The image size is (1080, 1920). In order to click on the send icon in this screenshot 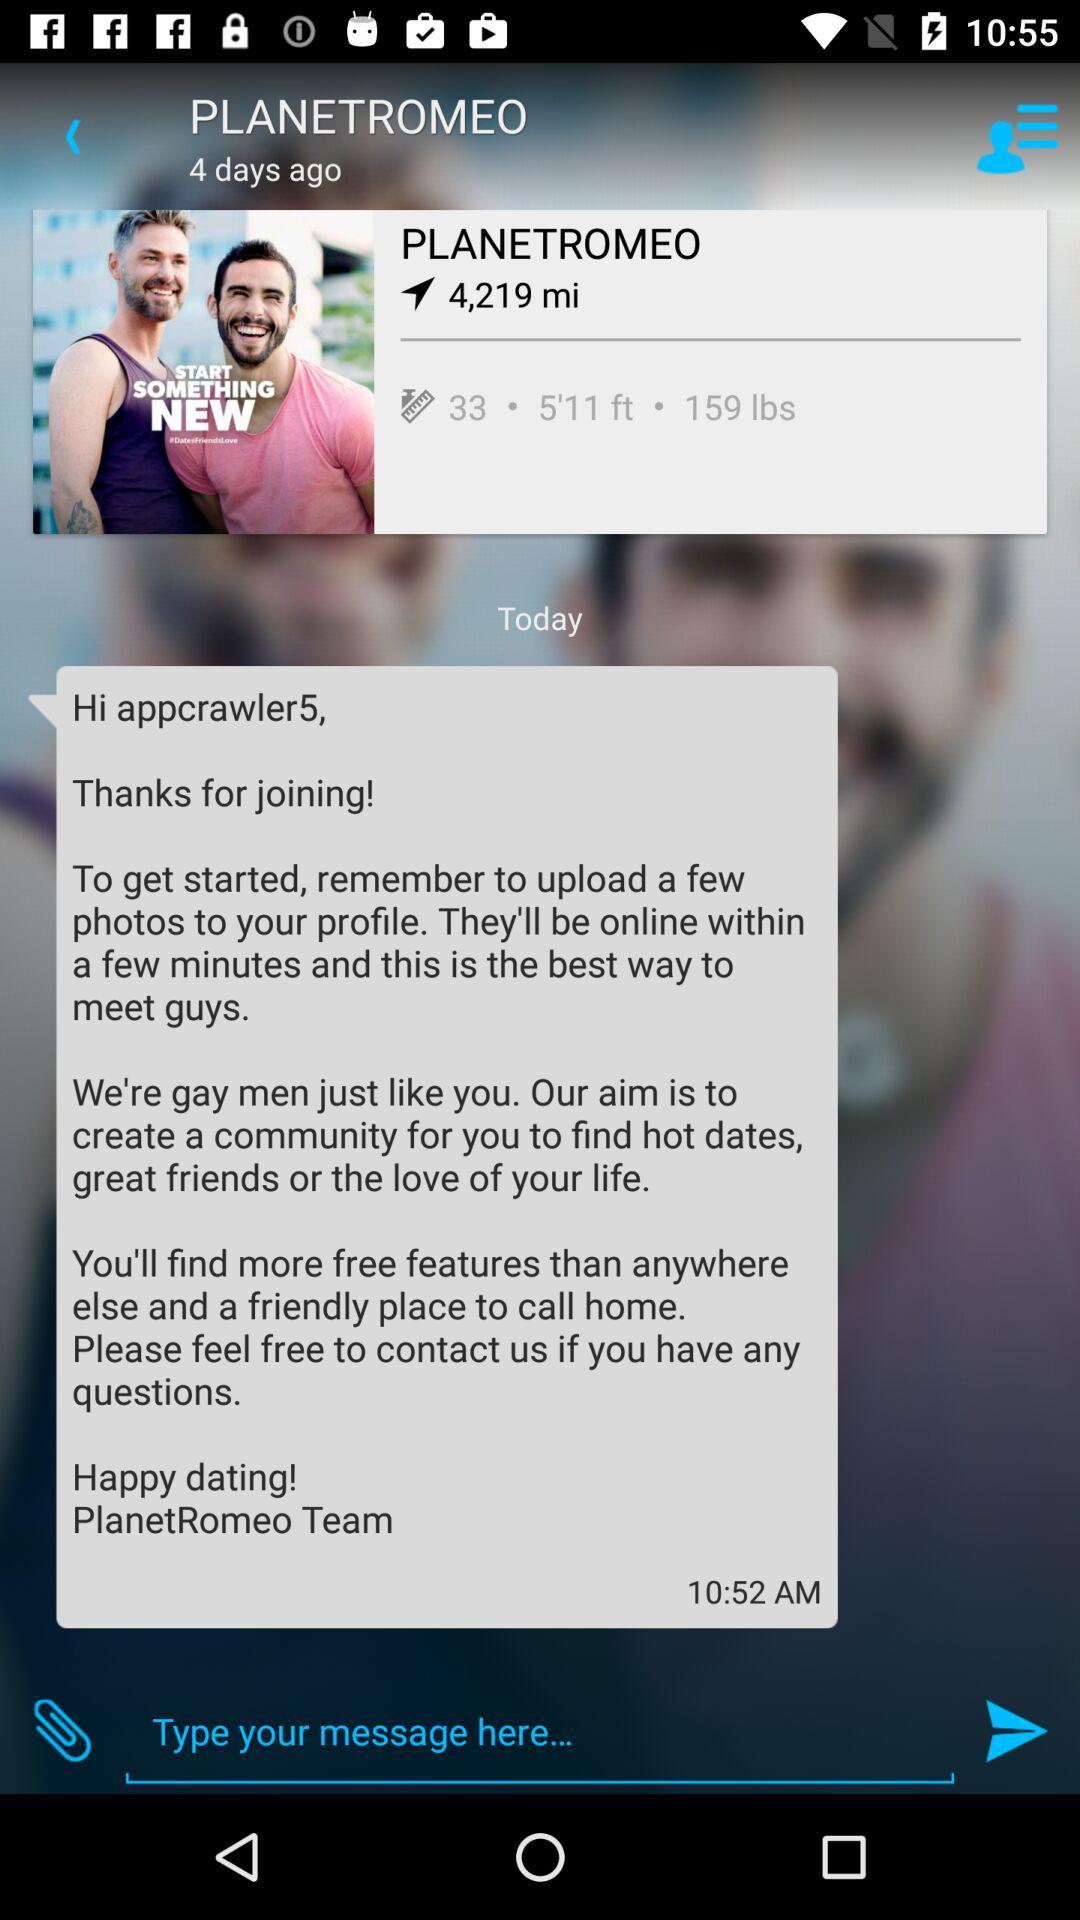, I will do `click(1017, 1730)`.